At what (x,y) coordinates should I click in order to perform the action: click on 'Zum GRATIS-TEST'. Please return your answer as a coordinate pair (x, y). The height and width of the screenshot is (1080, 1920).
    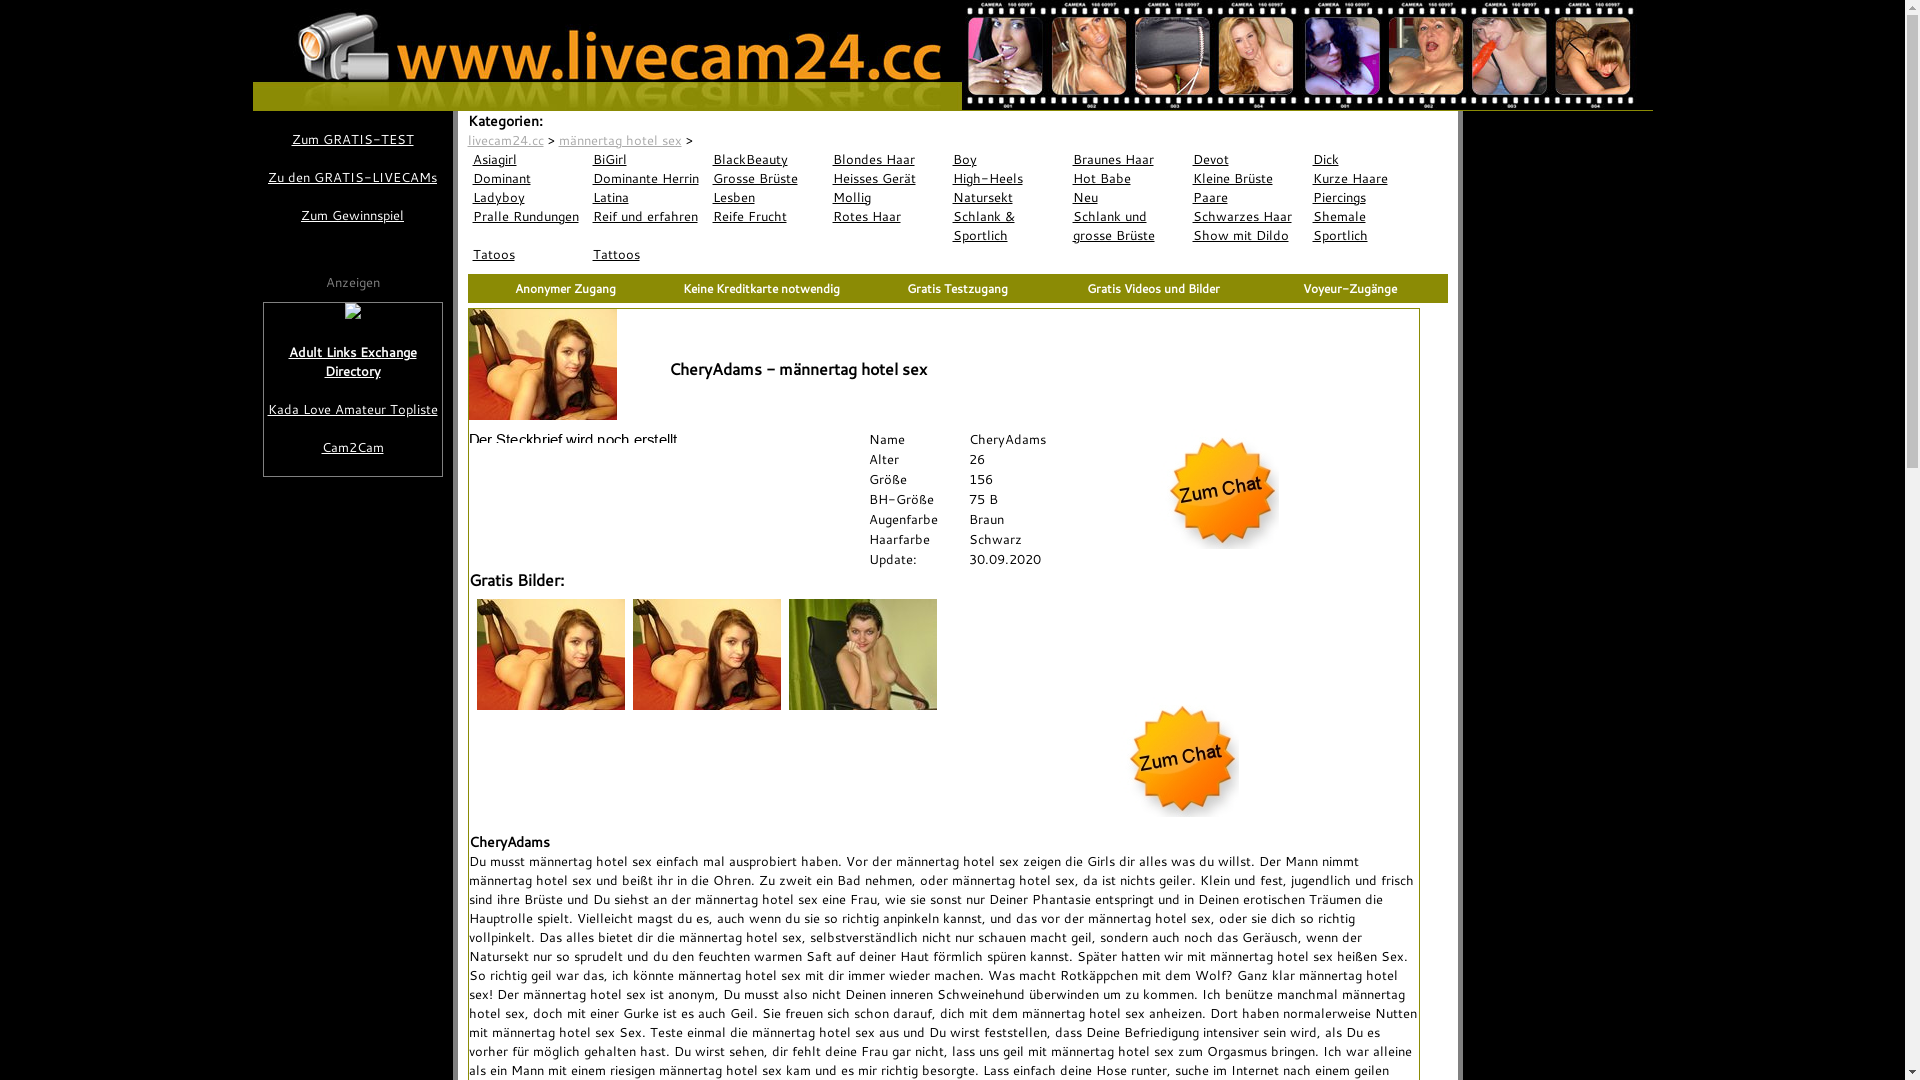
    Looking at the image, I should click on (351, 138).